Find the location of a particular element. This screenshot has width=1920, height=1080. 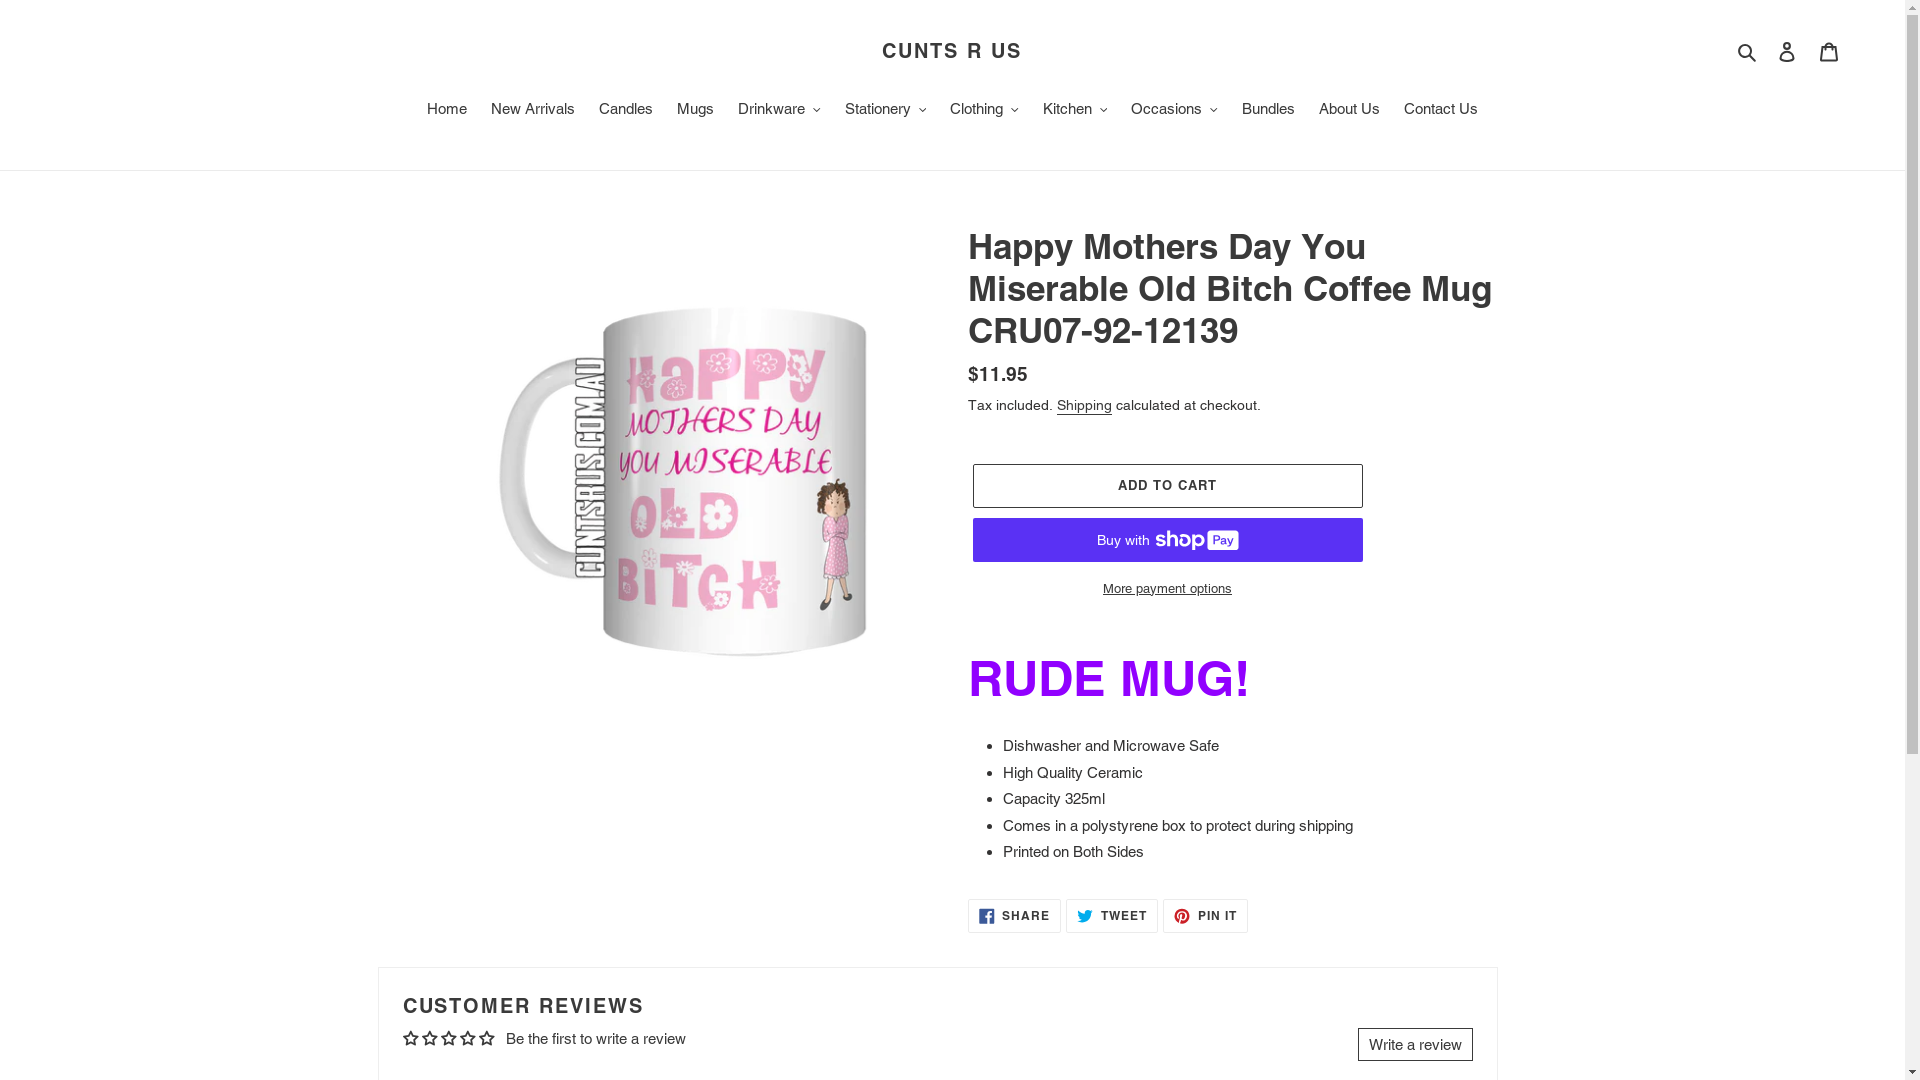

'Kitchen' is located at coordinates (1074, 111).